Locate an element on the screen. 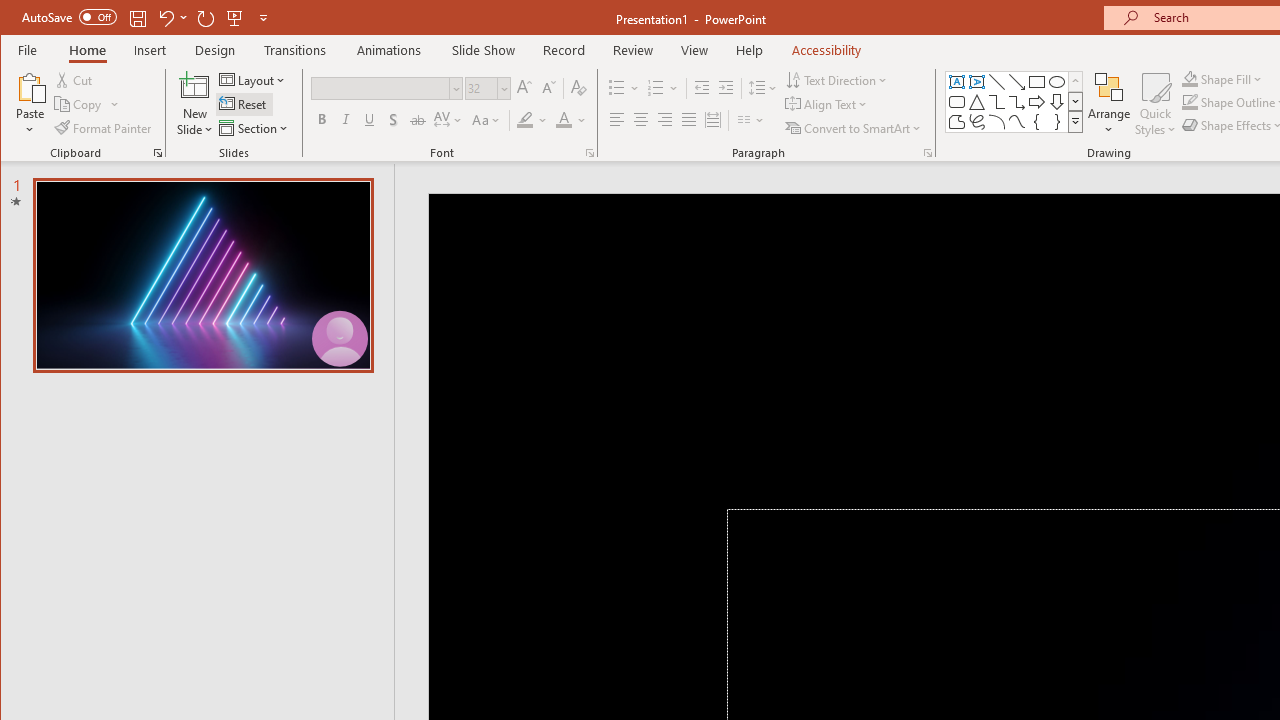 This screenshot has height=720, width=1280. 'Character Spacing' is located at coordinates (448, 120).